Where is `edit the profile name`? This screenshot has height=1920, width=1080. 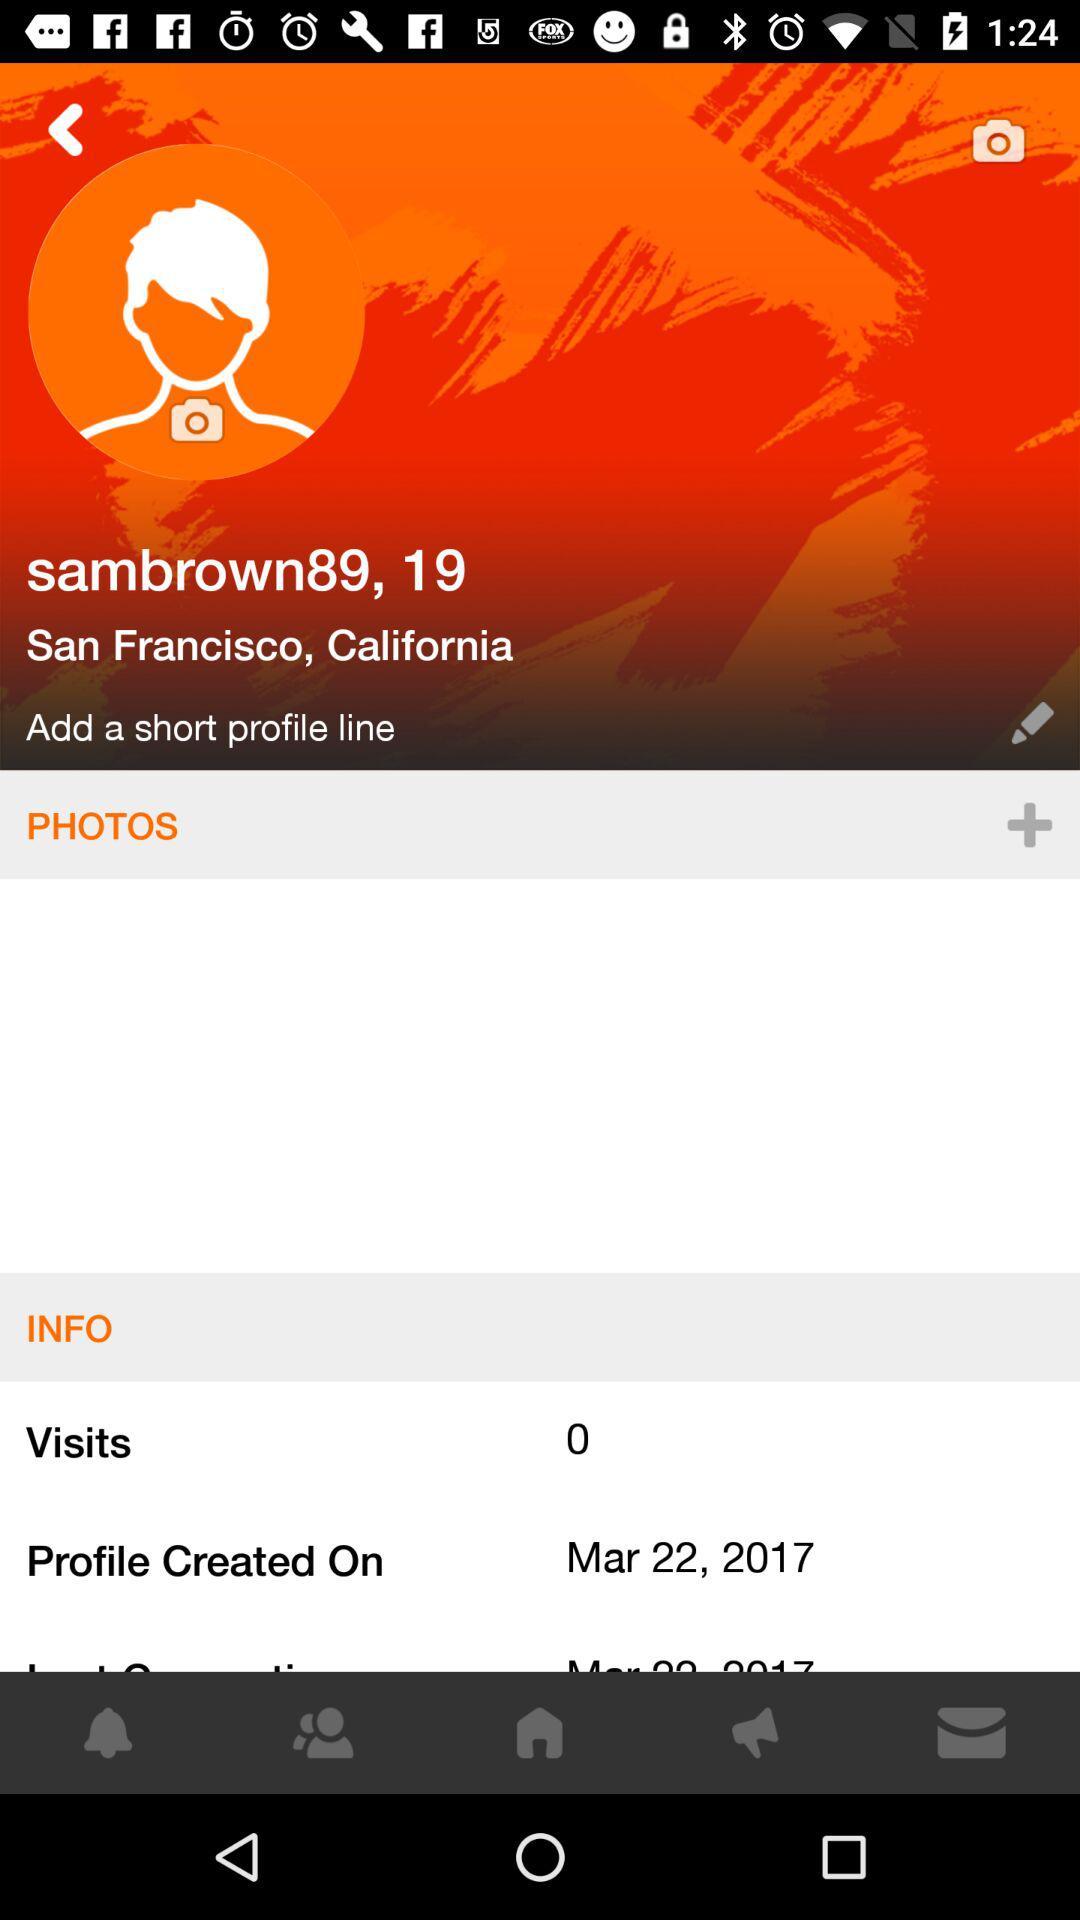
edit the profile name is located at coordinates (1032, 722).